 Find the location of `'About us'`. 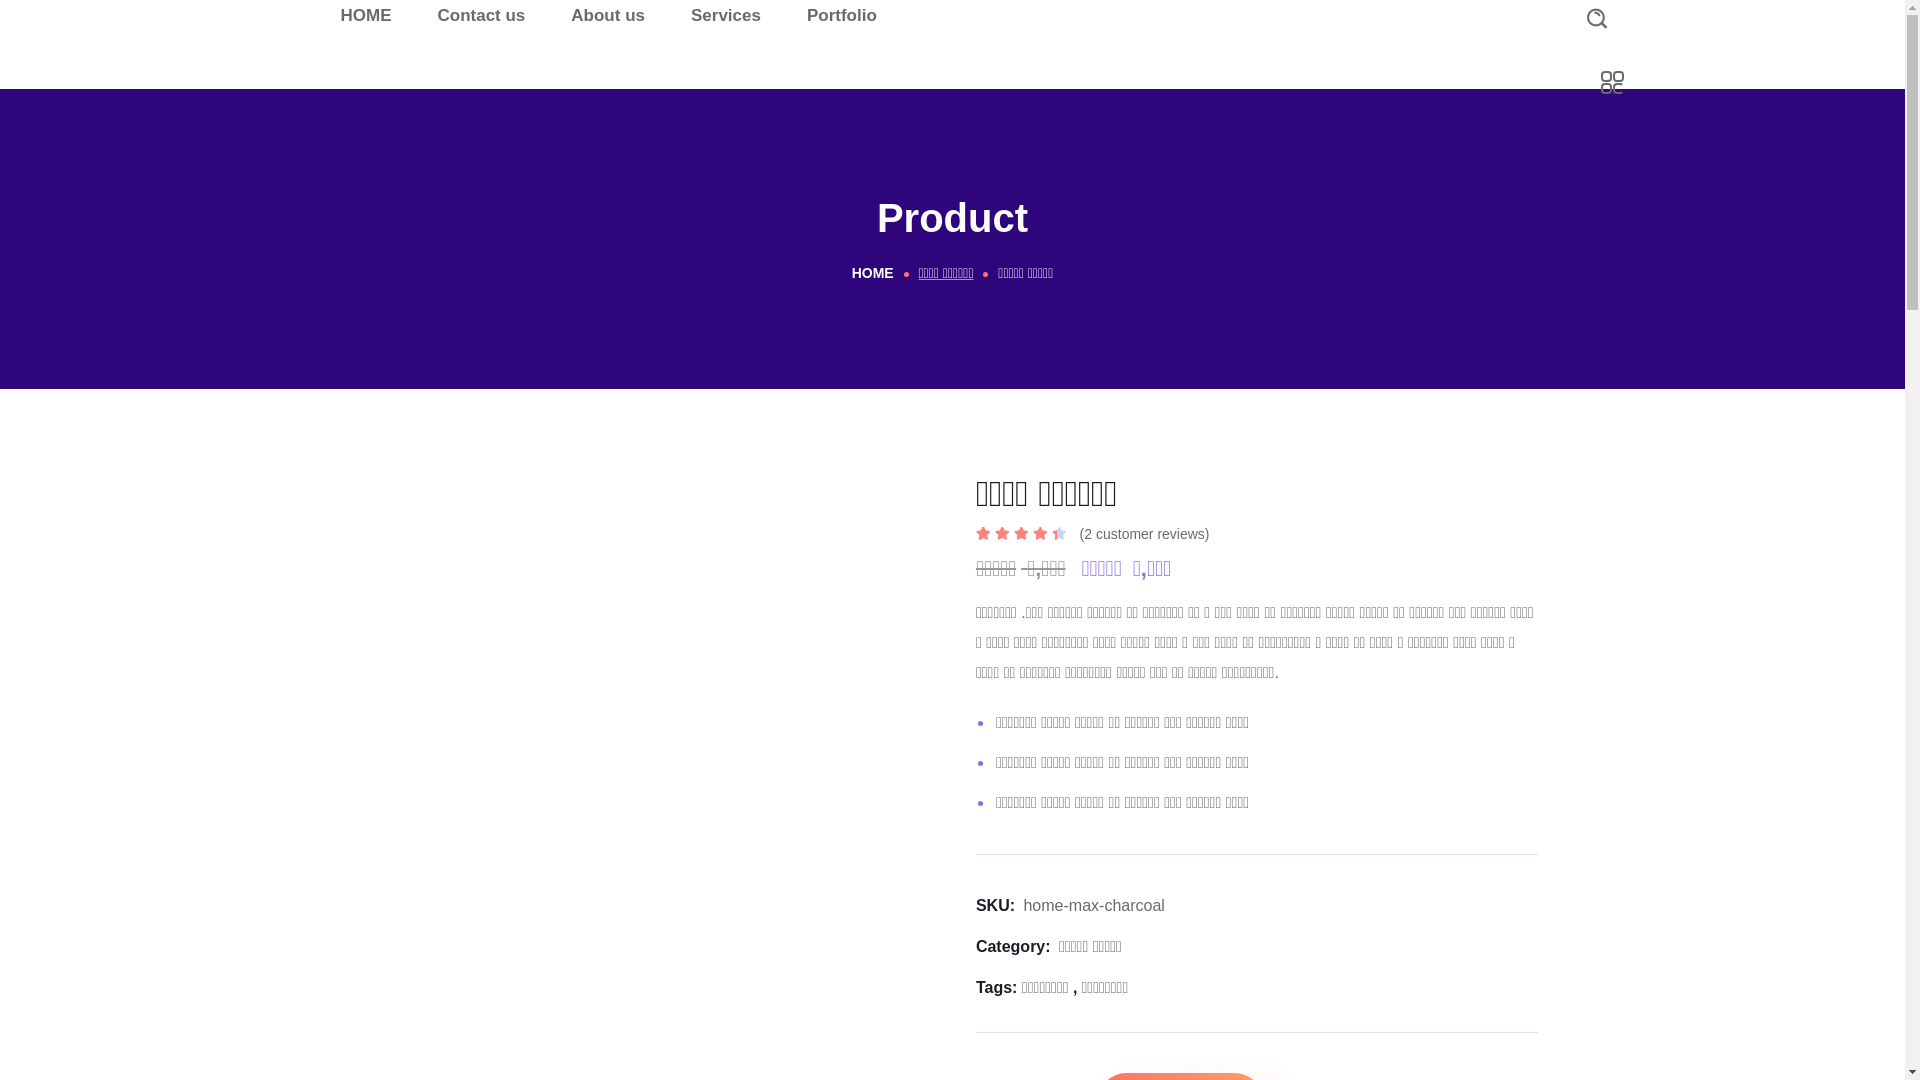

'About us' is located at coordinates (607, 15).